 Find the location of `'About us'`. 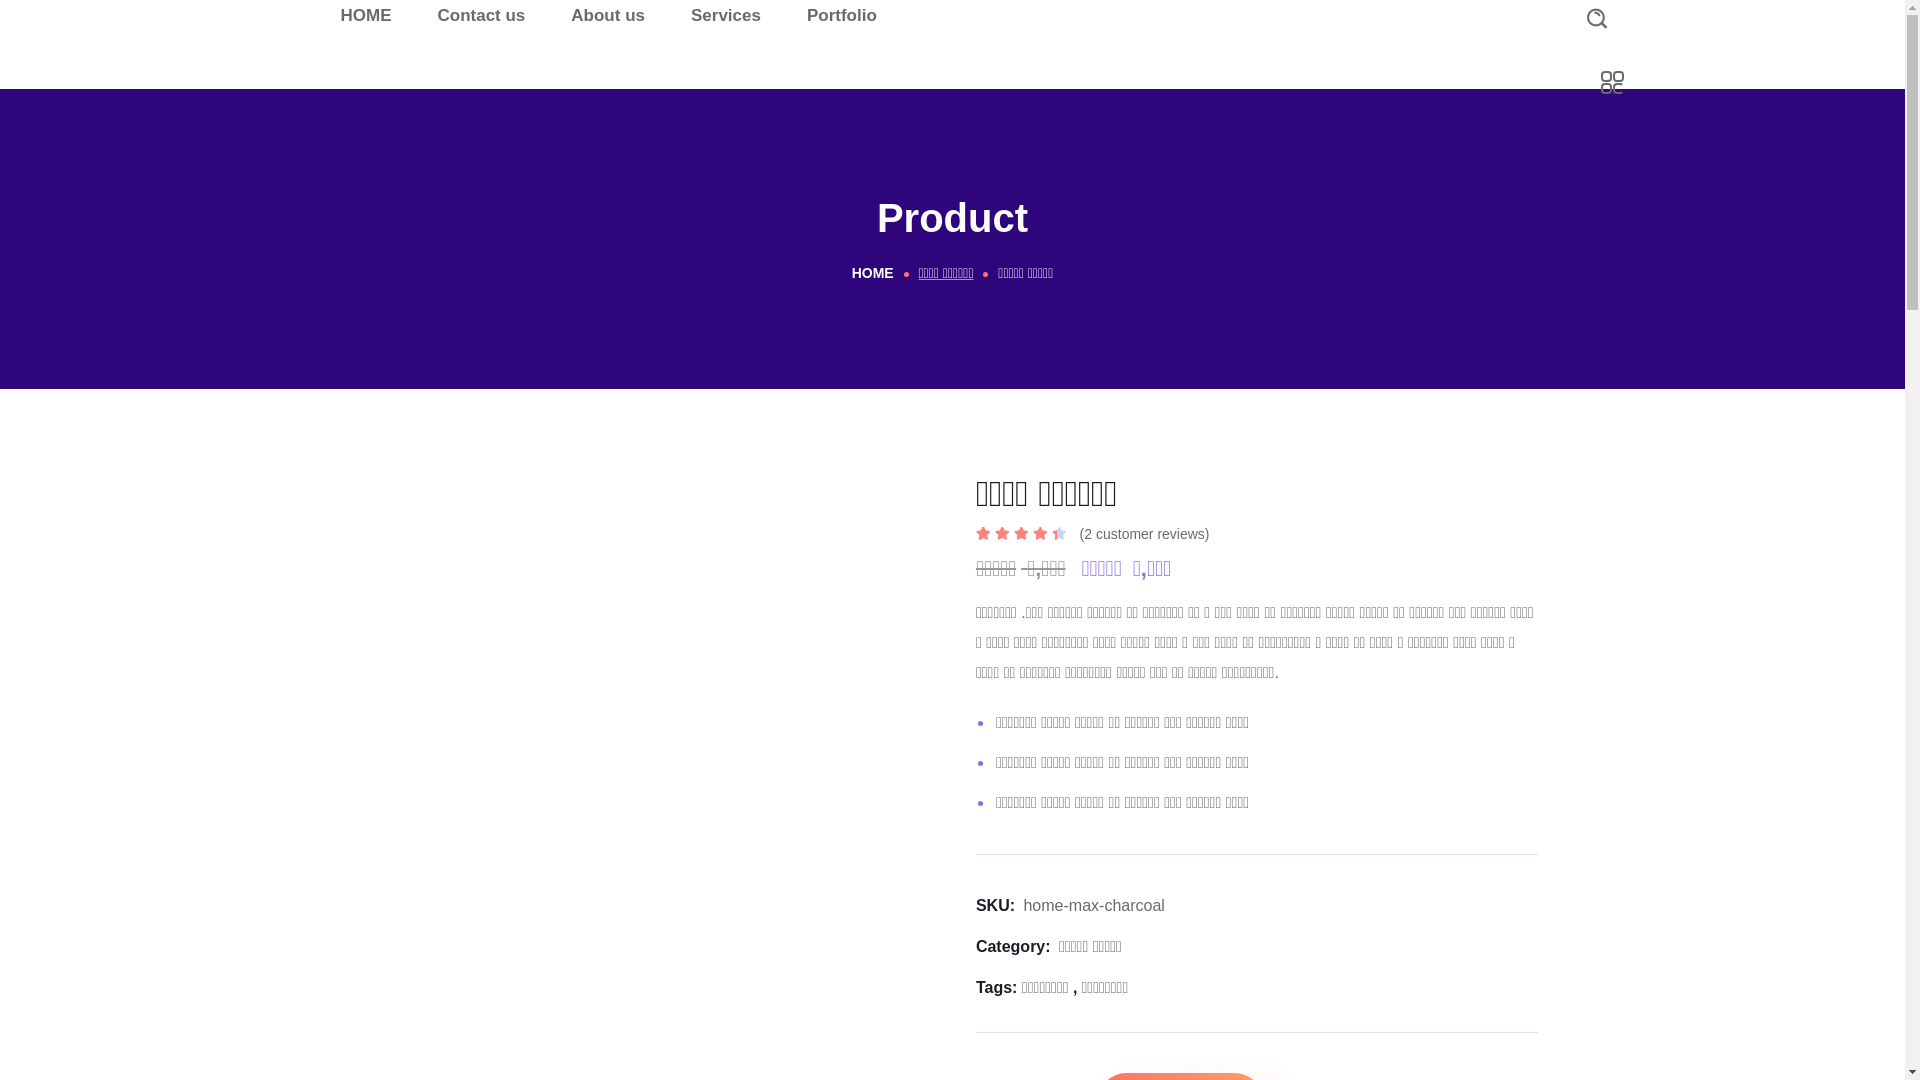

'About us' is located at coordinates (607, 15).